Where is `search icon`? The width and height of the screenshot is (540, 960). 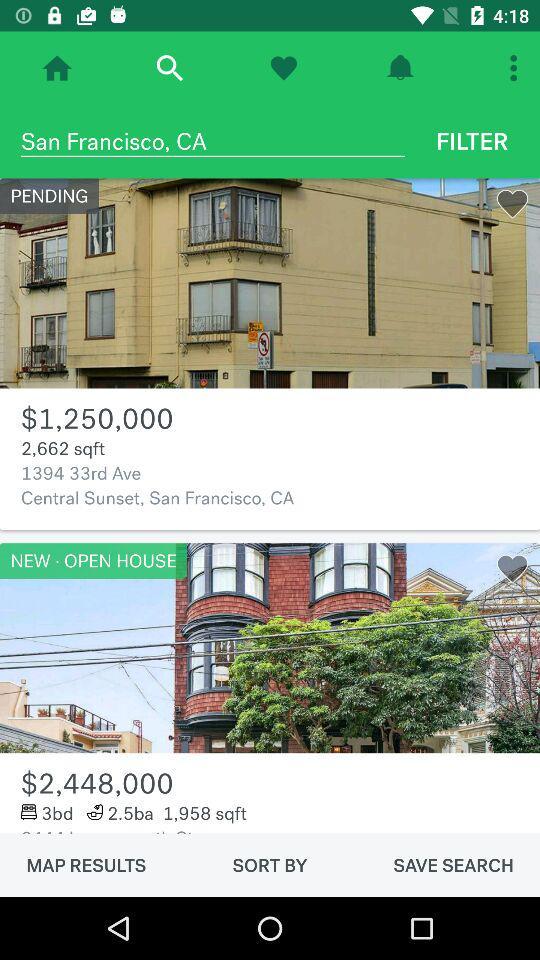 search icon is located at coordinates (168, 68).